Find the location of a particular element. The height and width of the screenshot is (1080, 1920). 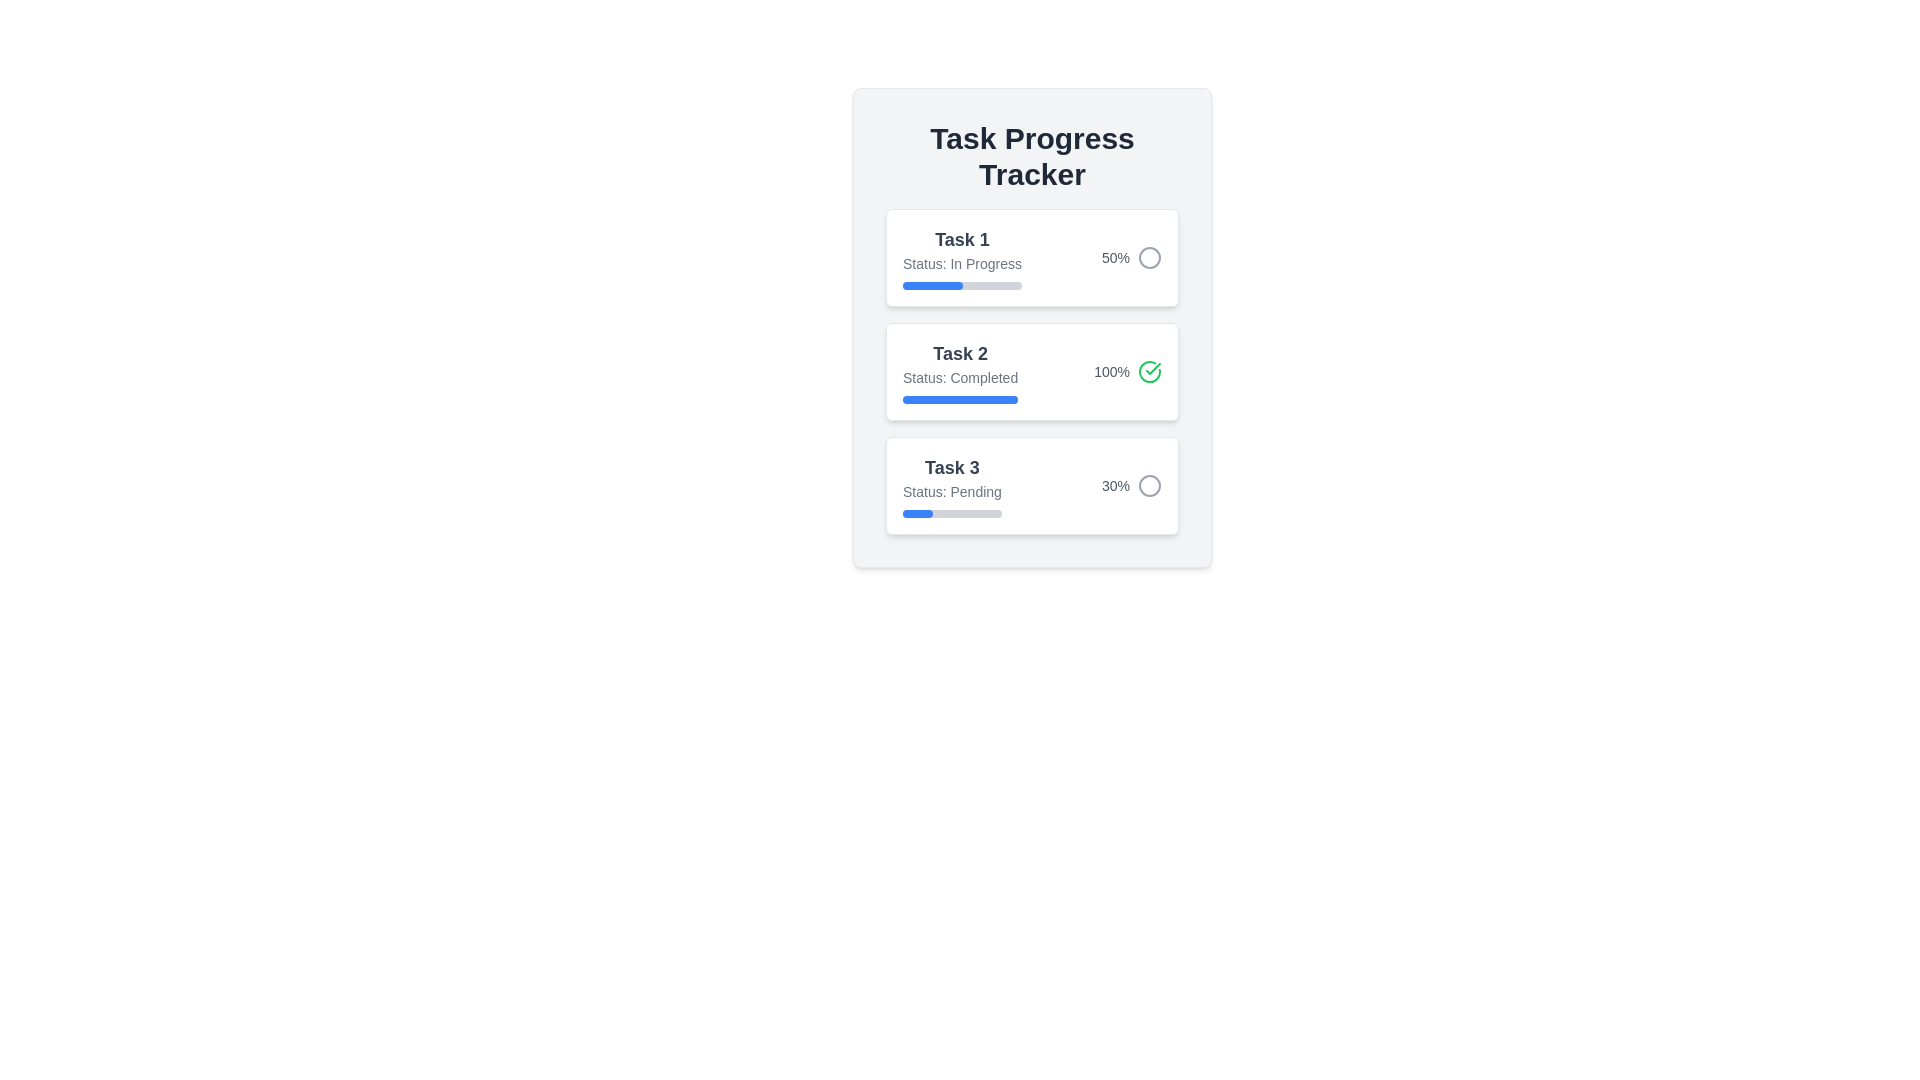

the state of the blue progress bar, which is horizontally centered beneath the 'Task 1' block and occupies 50% of its gray tracking bar is located at coordinates (931, 285).